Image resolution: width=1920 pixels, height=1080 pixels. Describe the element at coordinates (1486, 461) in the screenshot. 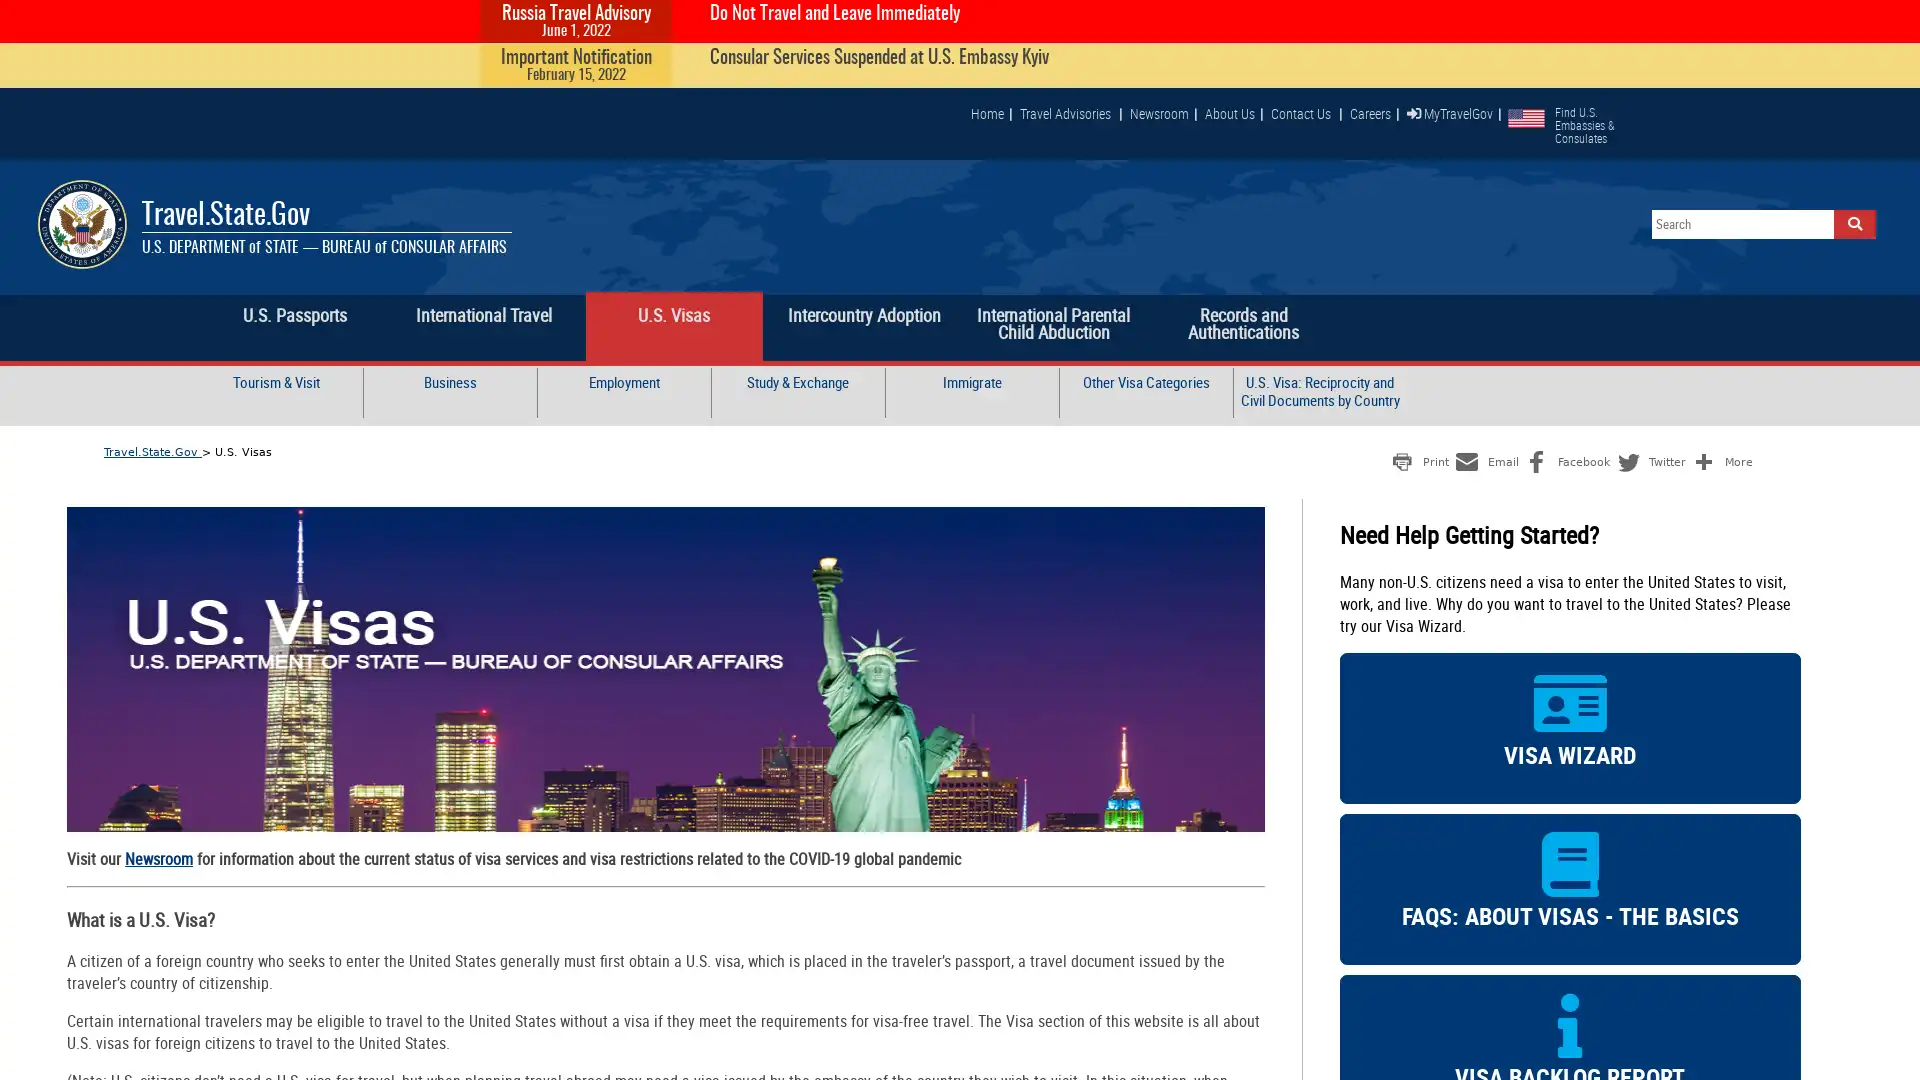

I see `Share to Email Email` at that location.